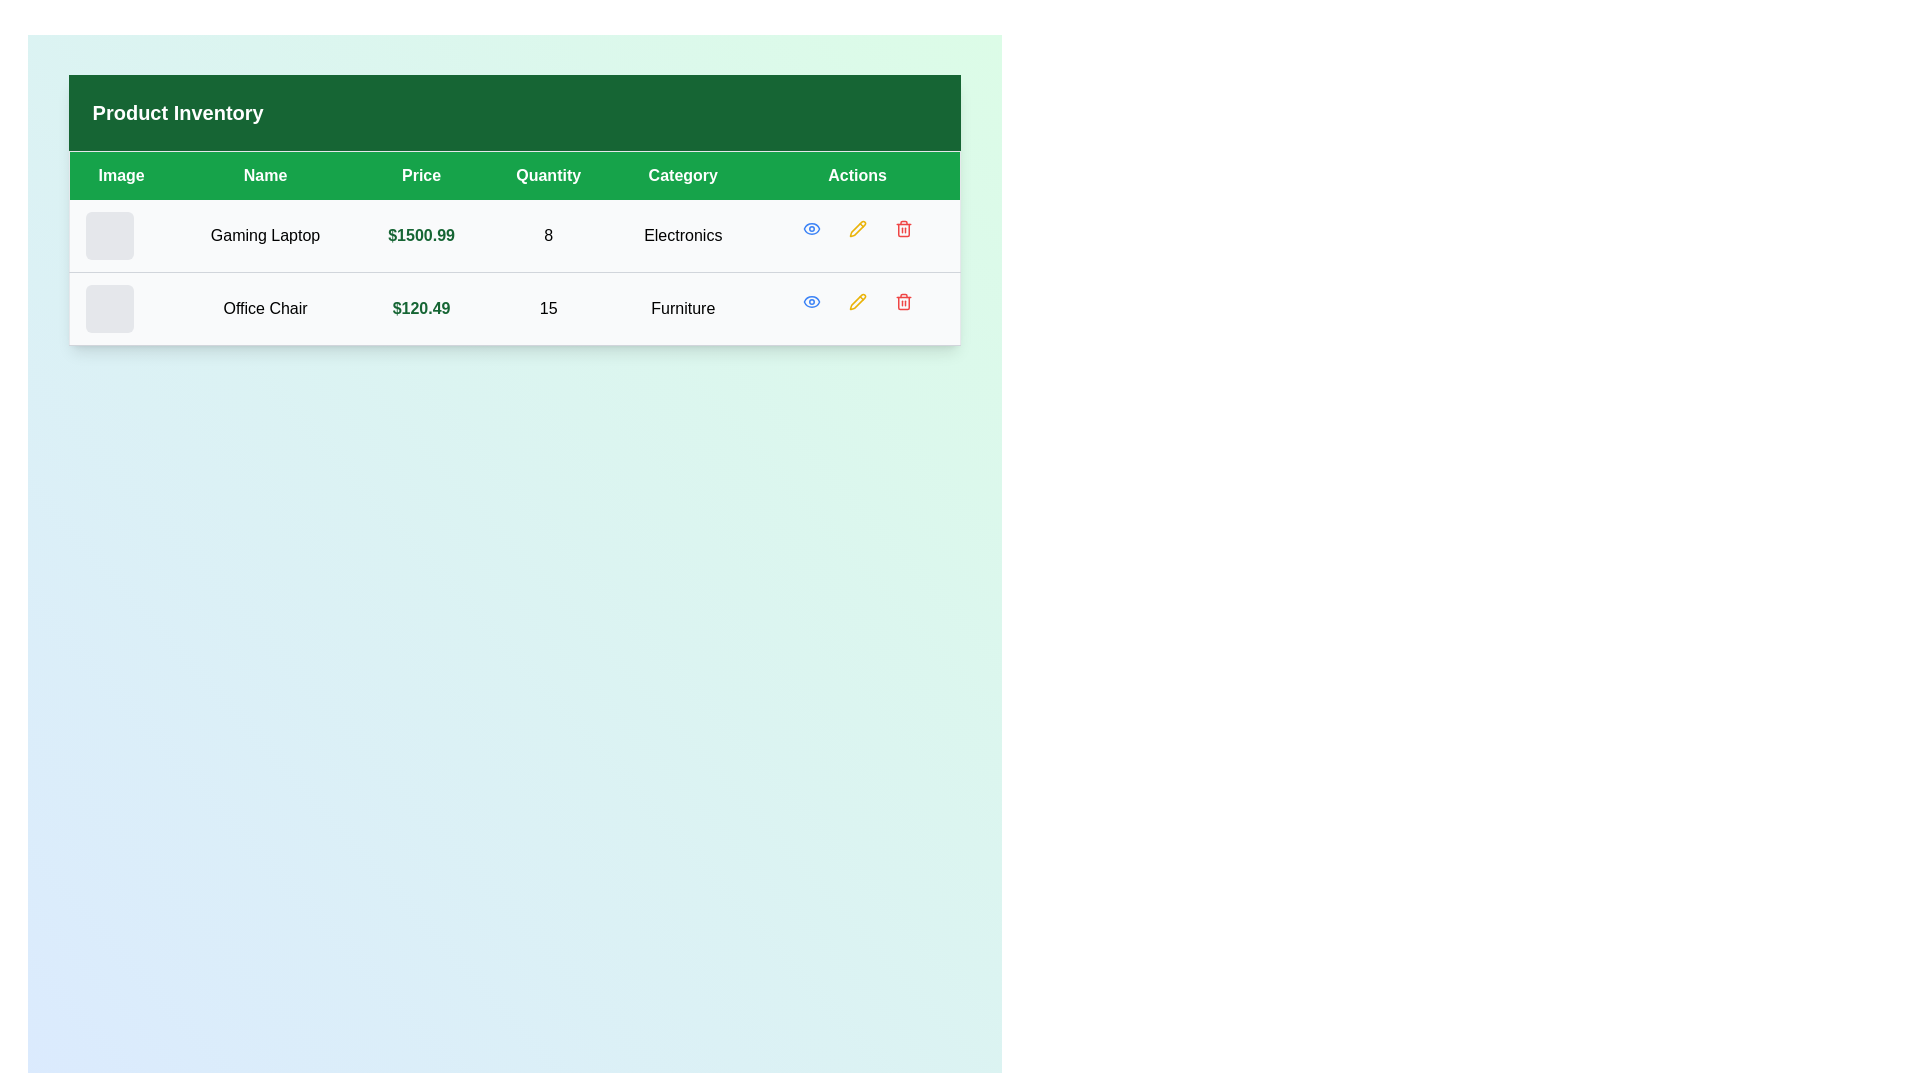  What do you see at coordinates (857, 227) in the screenshot?
I see `the pencil icon with a yellow outline in the 'Actions' column of the table for the 'Gaming Laptop' entry for accessibility purposes` at bounding box center [857, 227].